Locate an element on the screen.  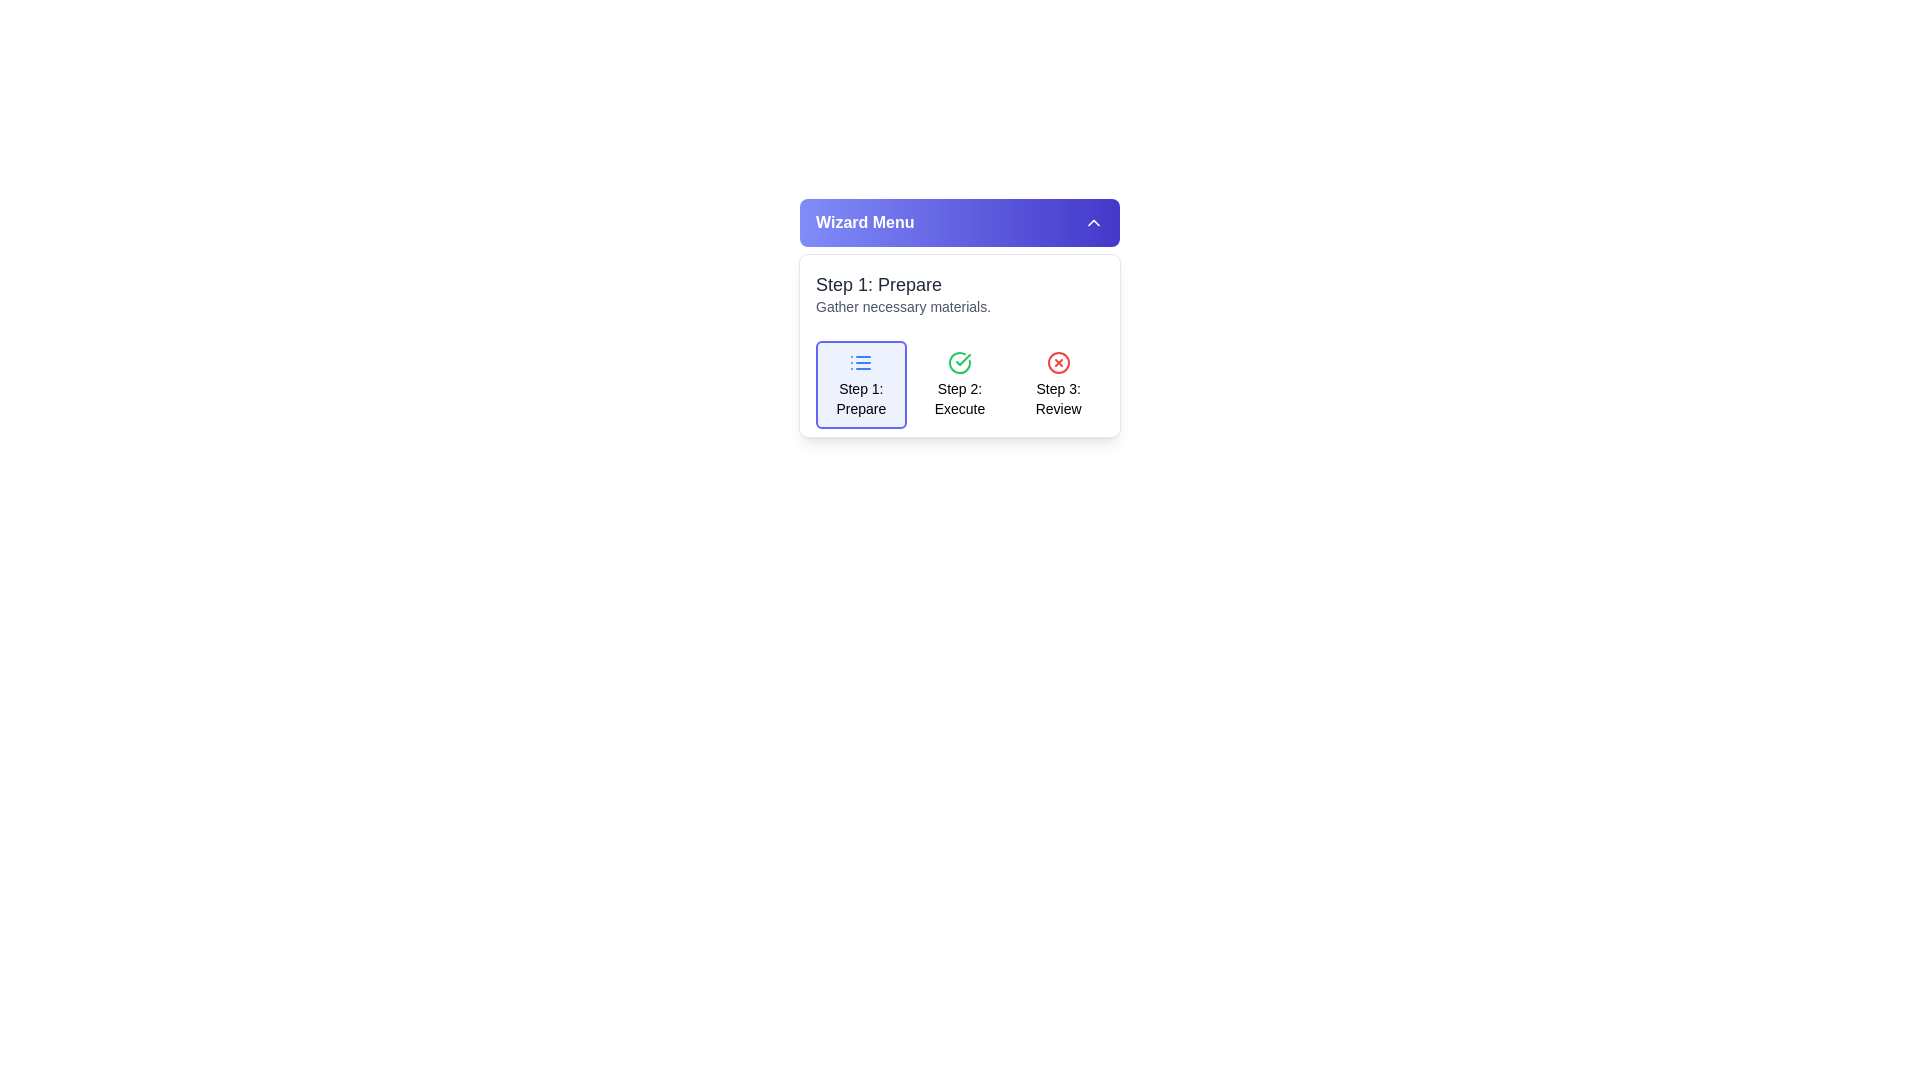
the second step button in the interactive wizard interface is located at coordinates (960, 384).